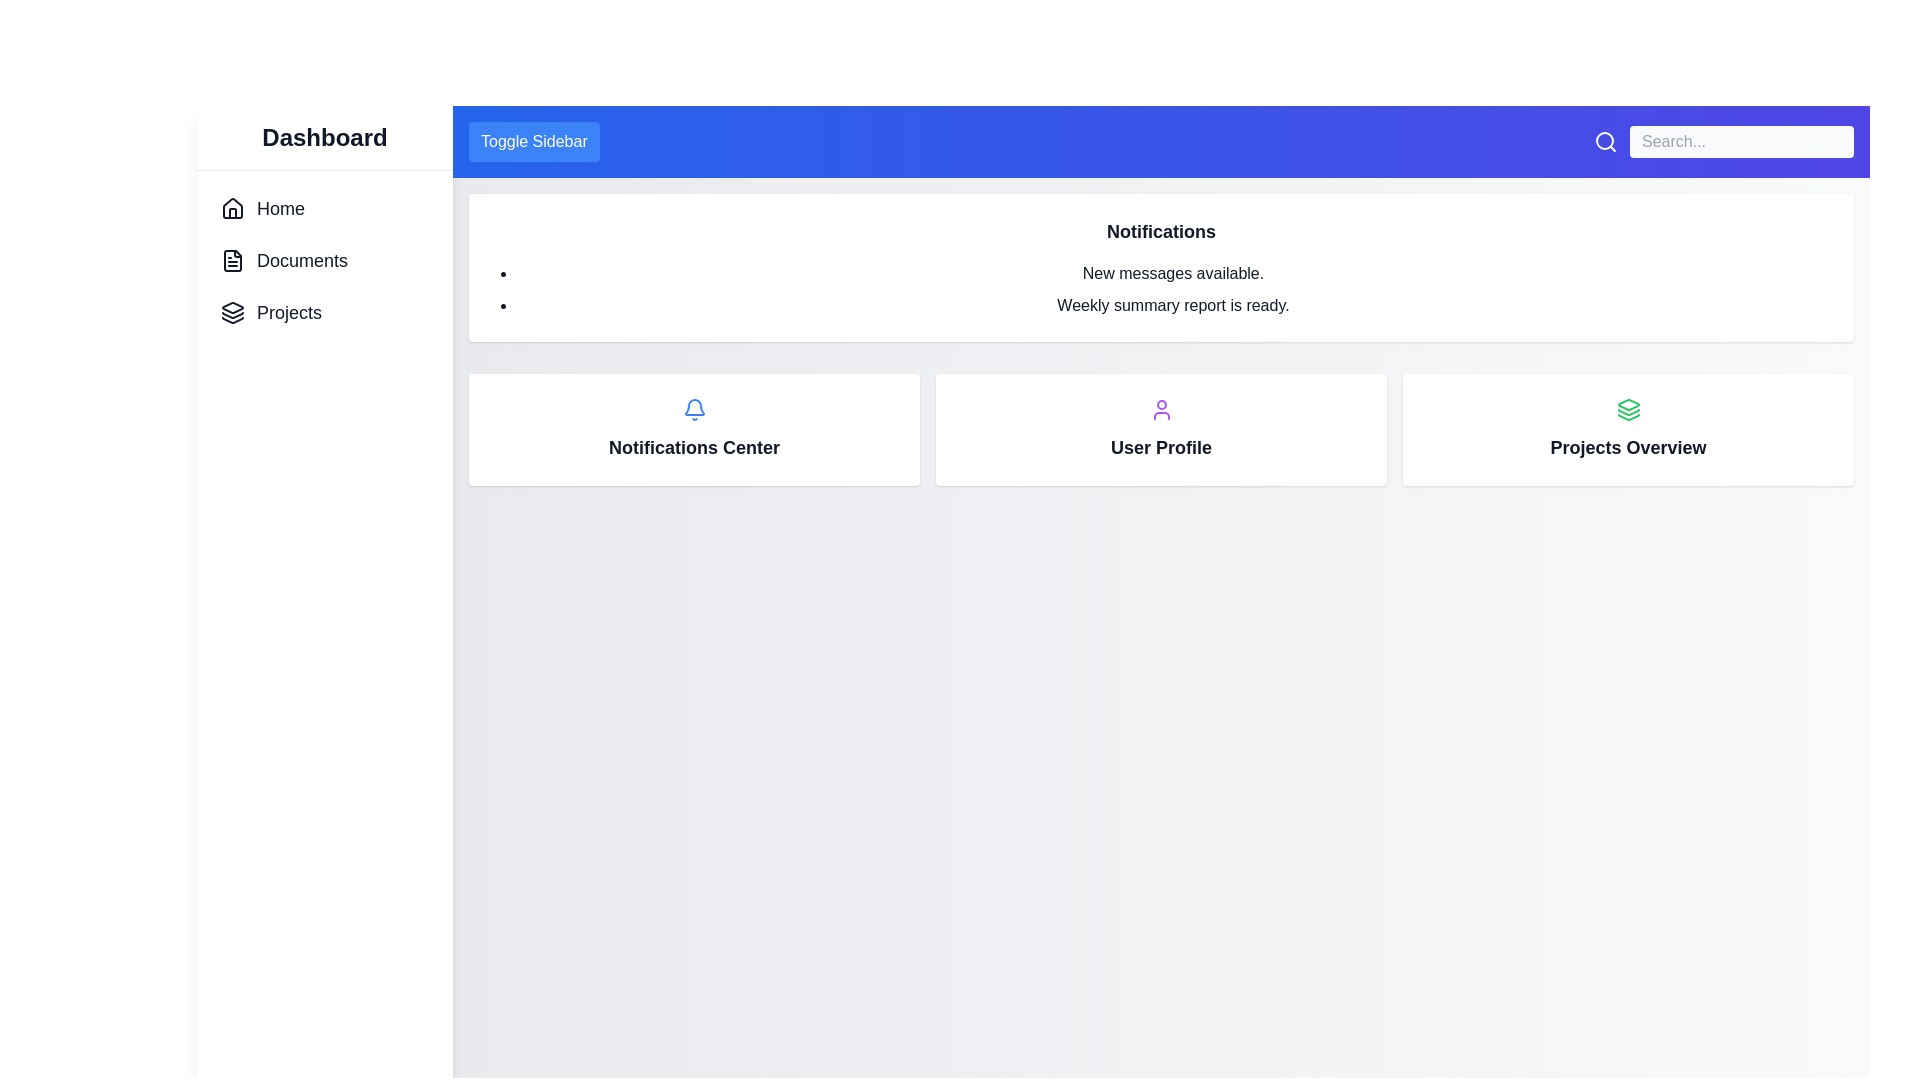  Describe the element at coordinates (262, 208) in the screenshot. I see `the 'Home' navigation button in the sidebar` at that location.